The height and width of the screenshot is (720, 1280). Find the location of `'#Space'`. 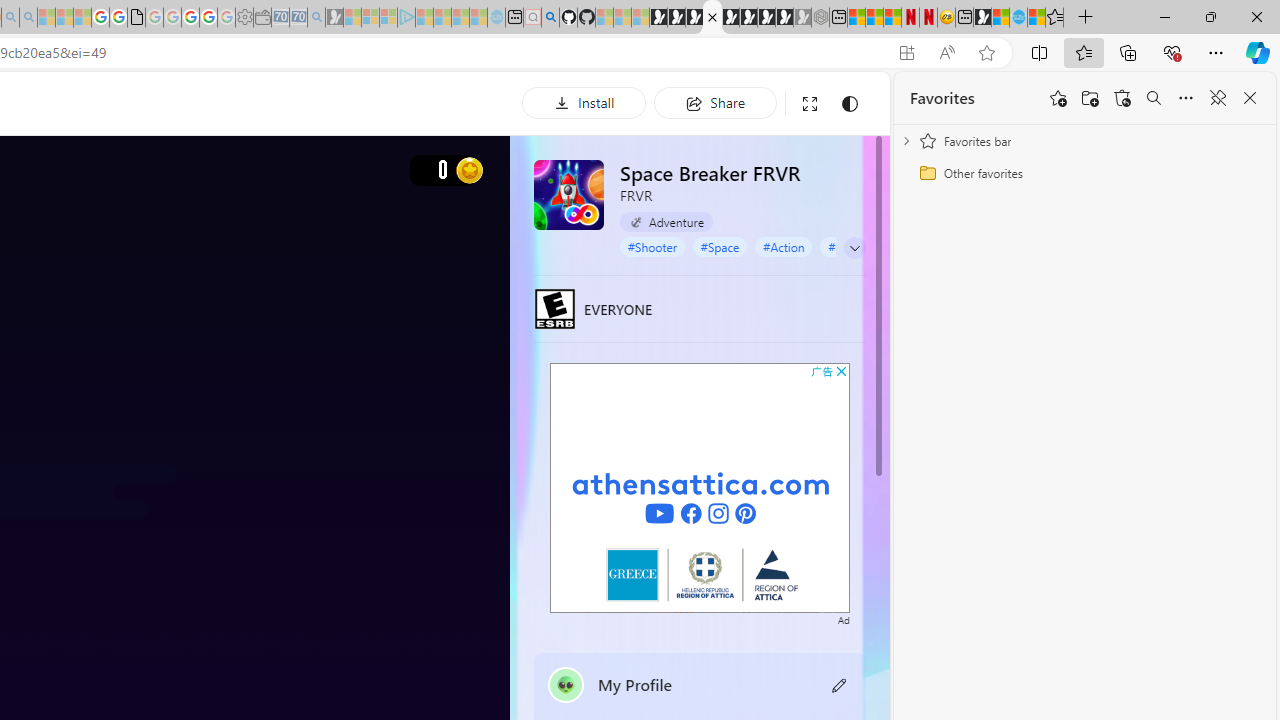

'#Space' is located at coordinates (720, 245).